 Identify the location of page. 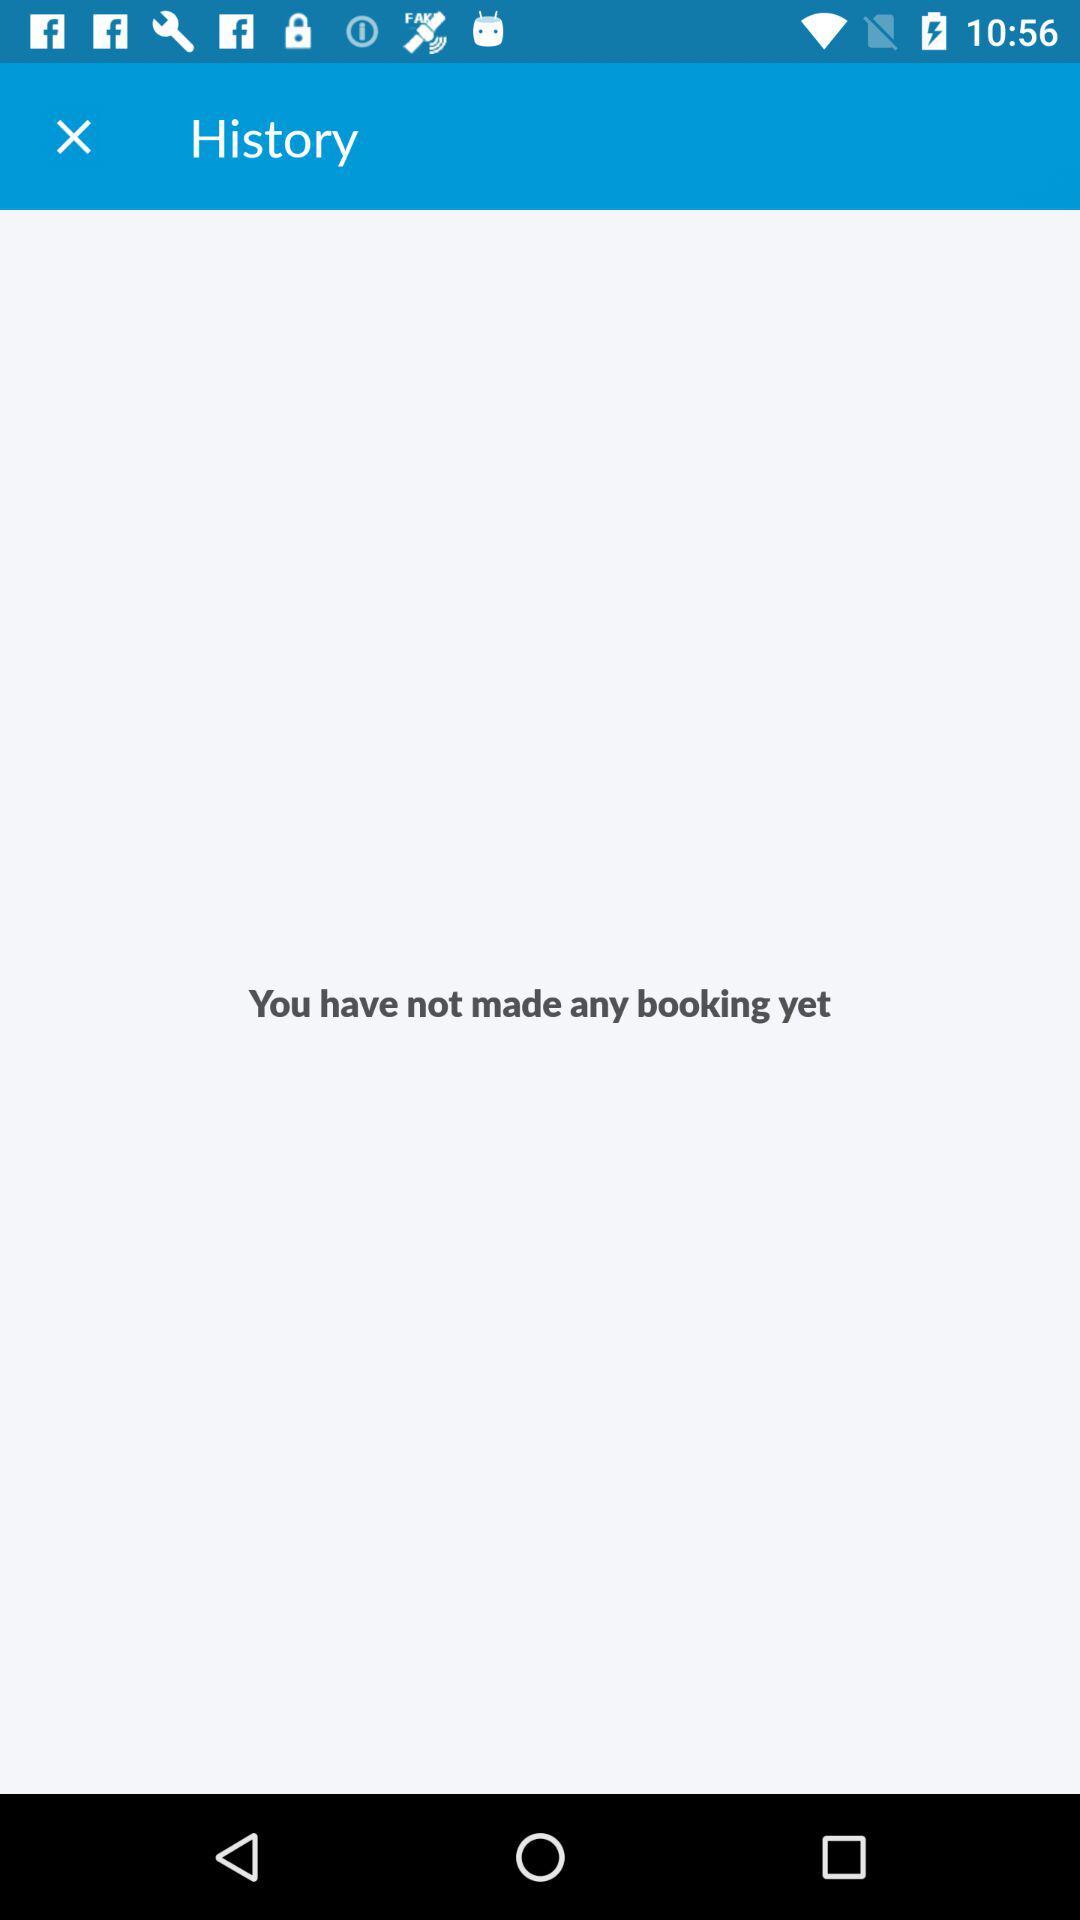
(72, 135).